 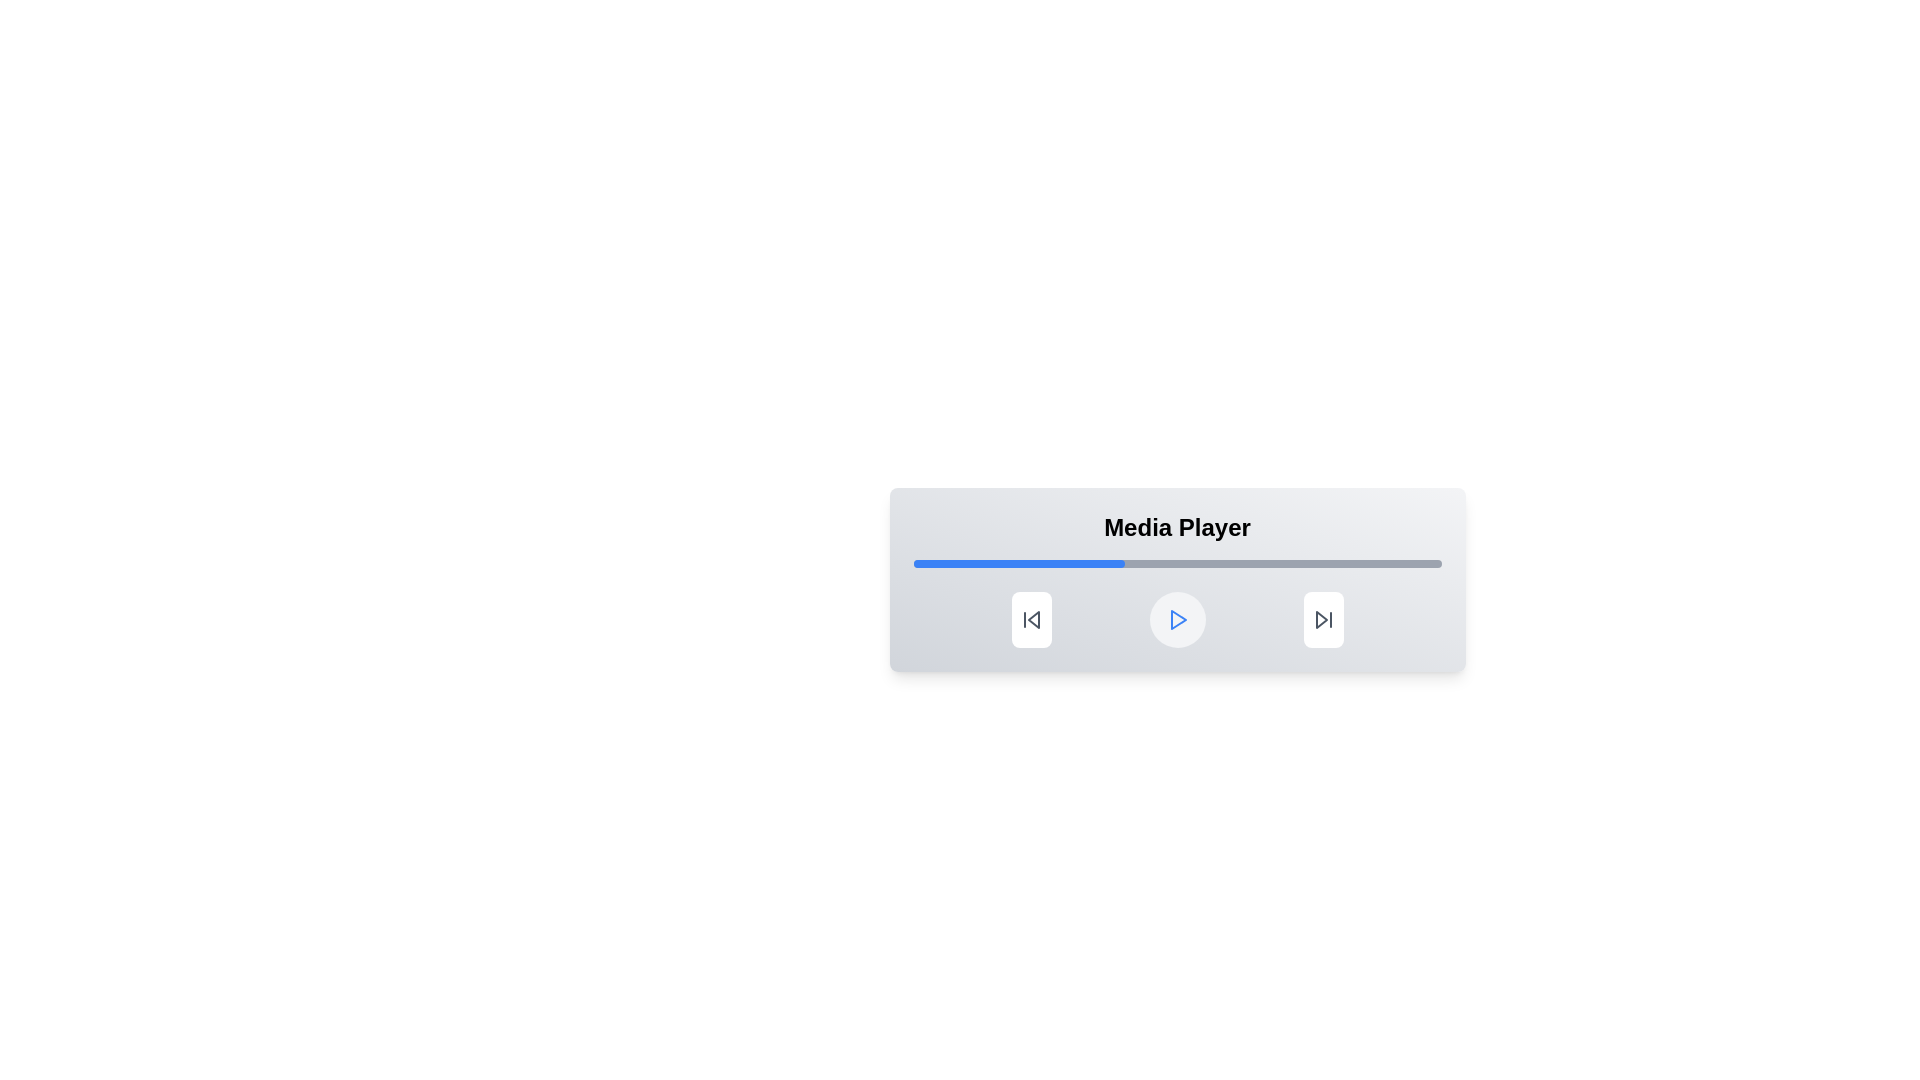 I want to click on the play button located at the bottom of the media player interface to initiate playback of media content, so click(x=1177, y=619).